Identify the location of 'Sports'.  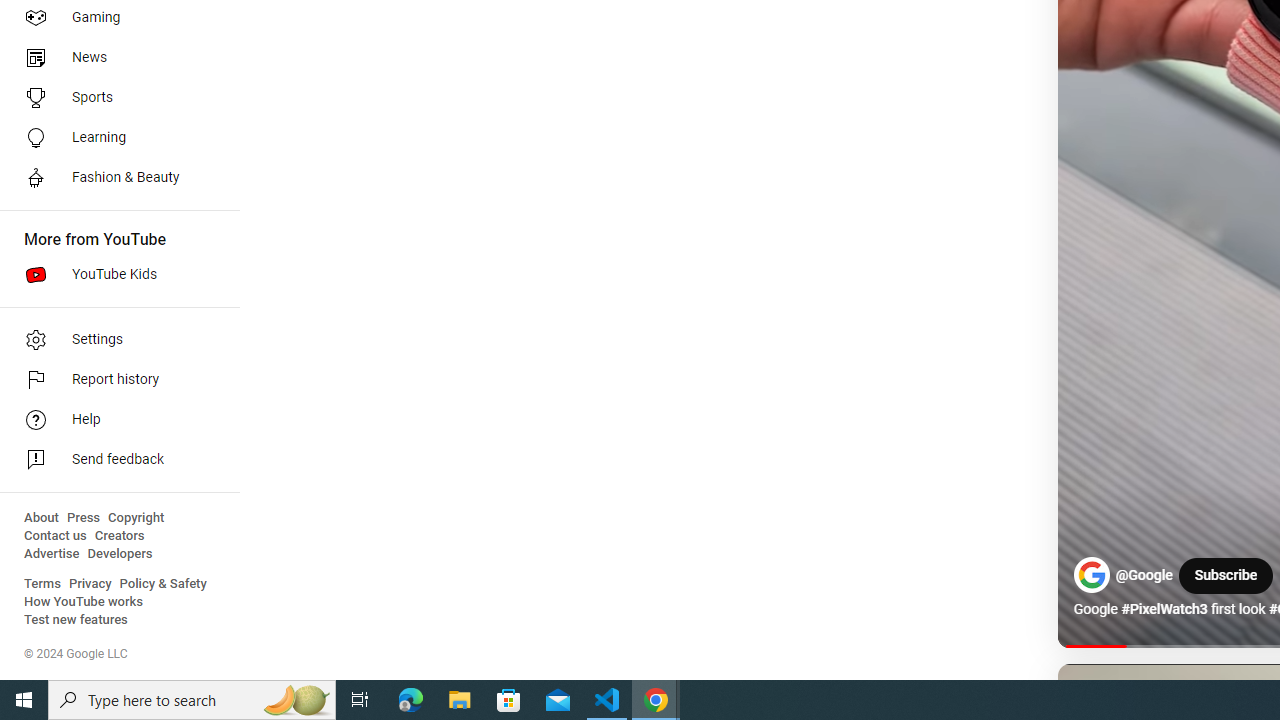
(112, 97).